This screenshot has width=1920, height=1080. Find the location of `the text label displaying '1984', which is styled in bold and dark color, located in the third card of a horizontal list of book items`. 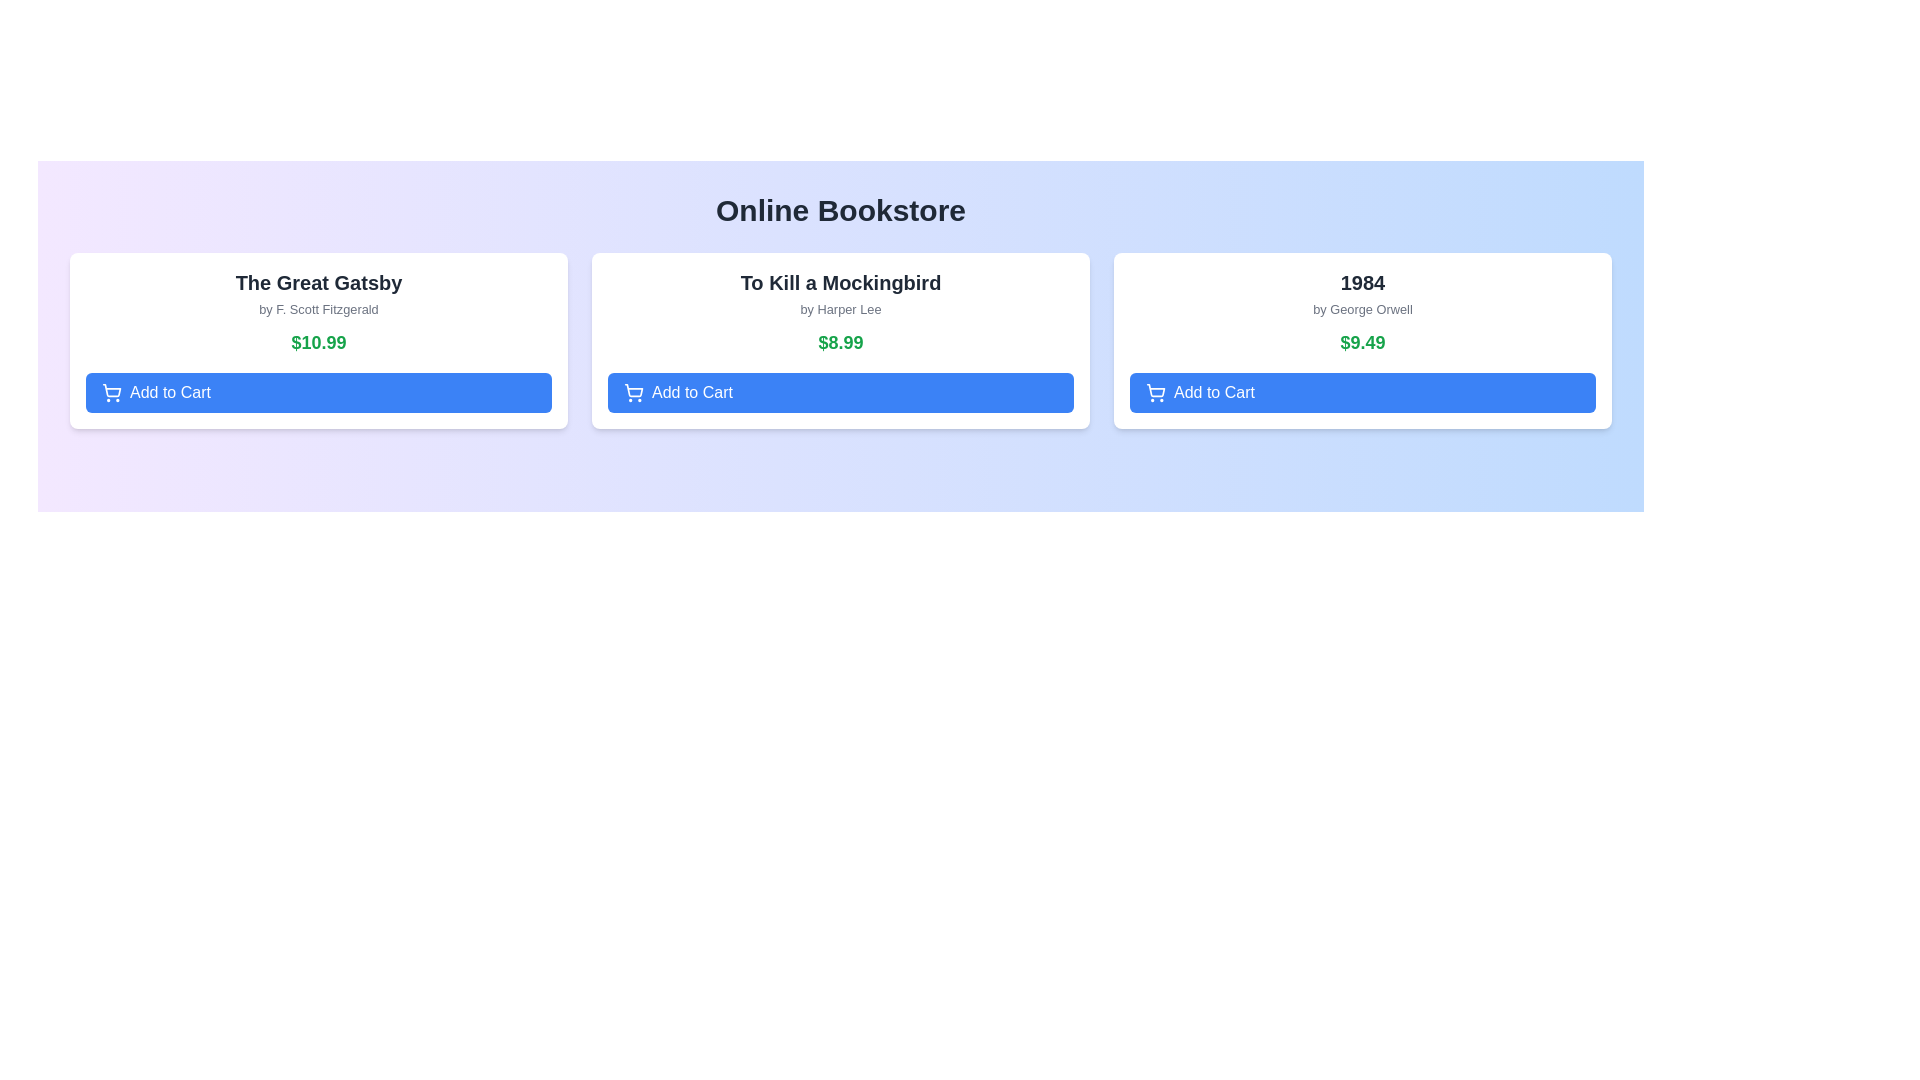

the text label displaying '1984', which is styled in bold and dark color, located in the third card of a horizontal list of book items is located at coordinates (1362, 282).